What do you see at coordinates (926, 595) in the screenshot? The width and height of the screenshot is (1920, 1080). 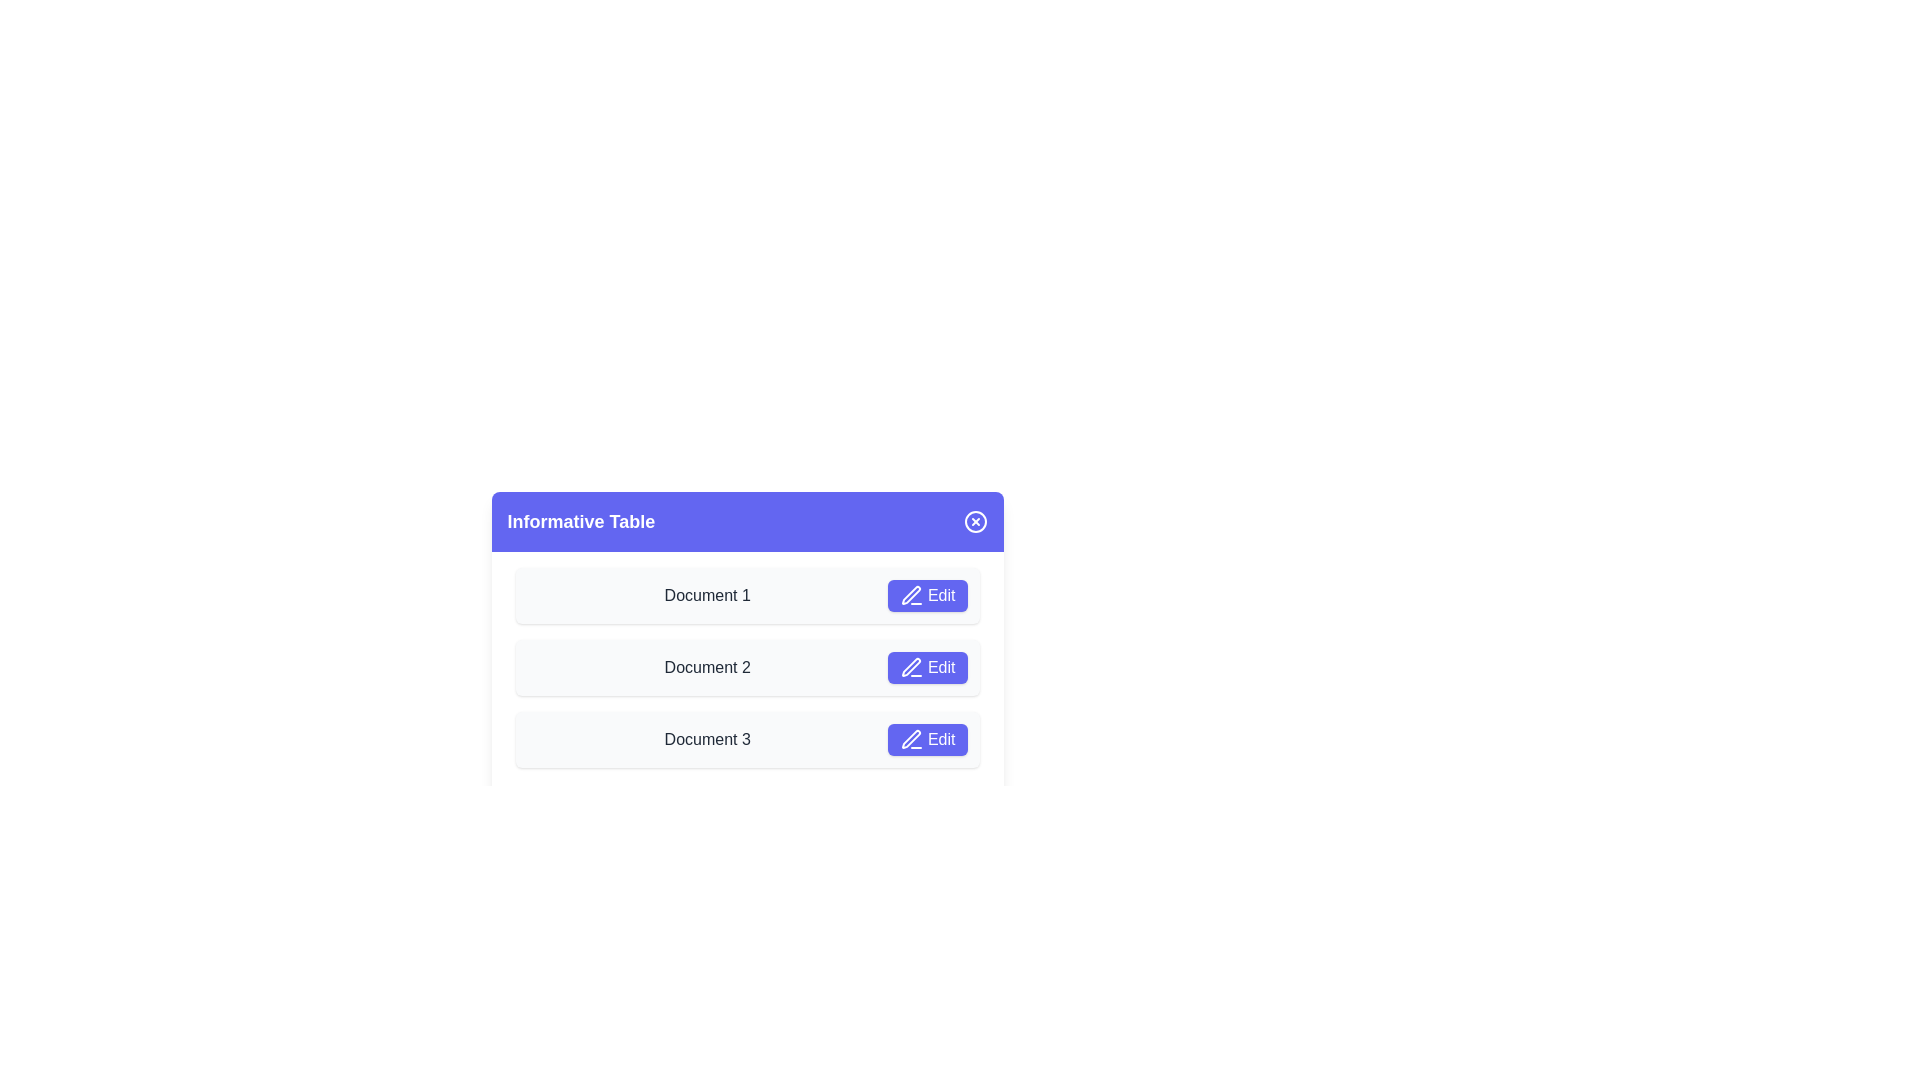 I see `'Edit' button for the document with the name 'Document 1'` at bounding box center [926, 595].